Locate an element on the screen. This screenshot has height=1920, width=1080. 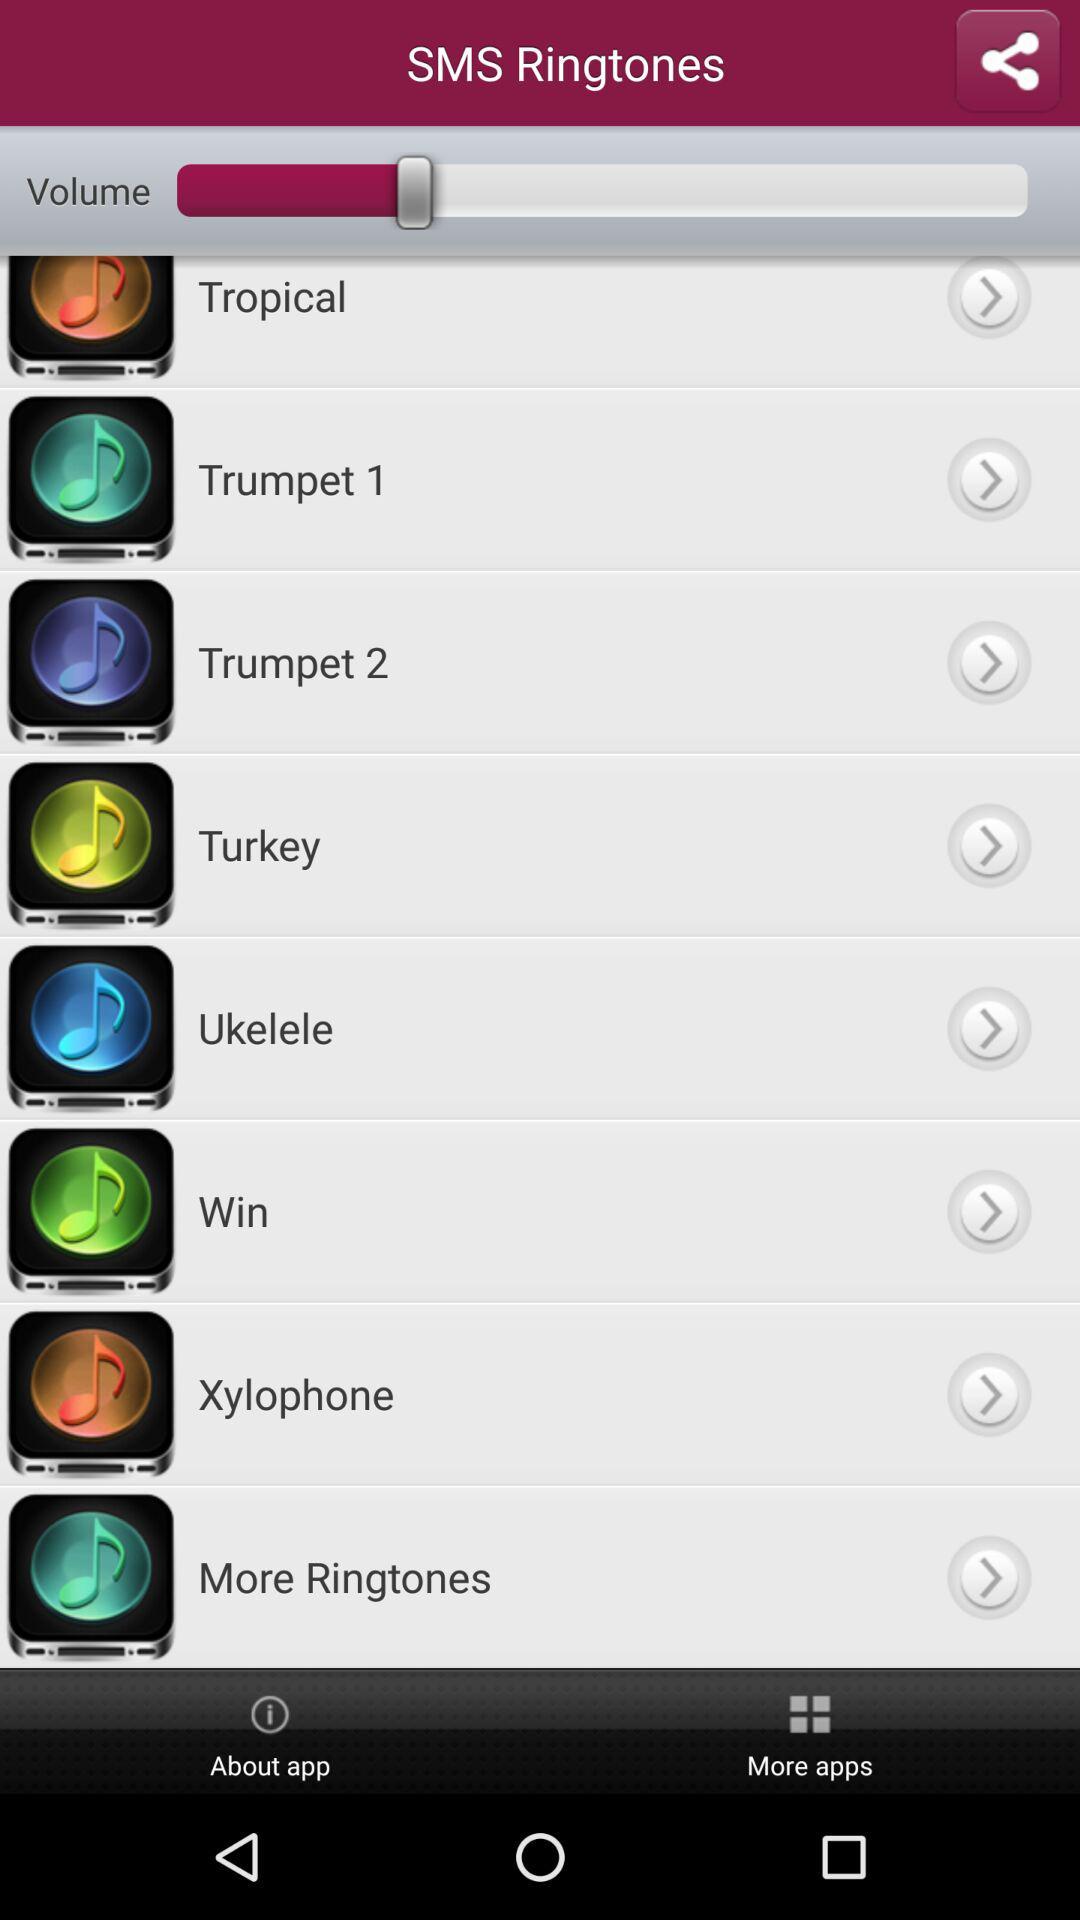
tropical music is located at coordinates (987, 321).